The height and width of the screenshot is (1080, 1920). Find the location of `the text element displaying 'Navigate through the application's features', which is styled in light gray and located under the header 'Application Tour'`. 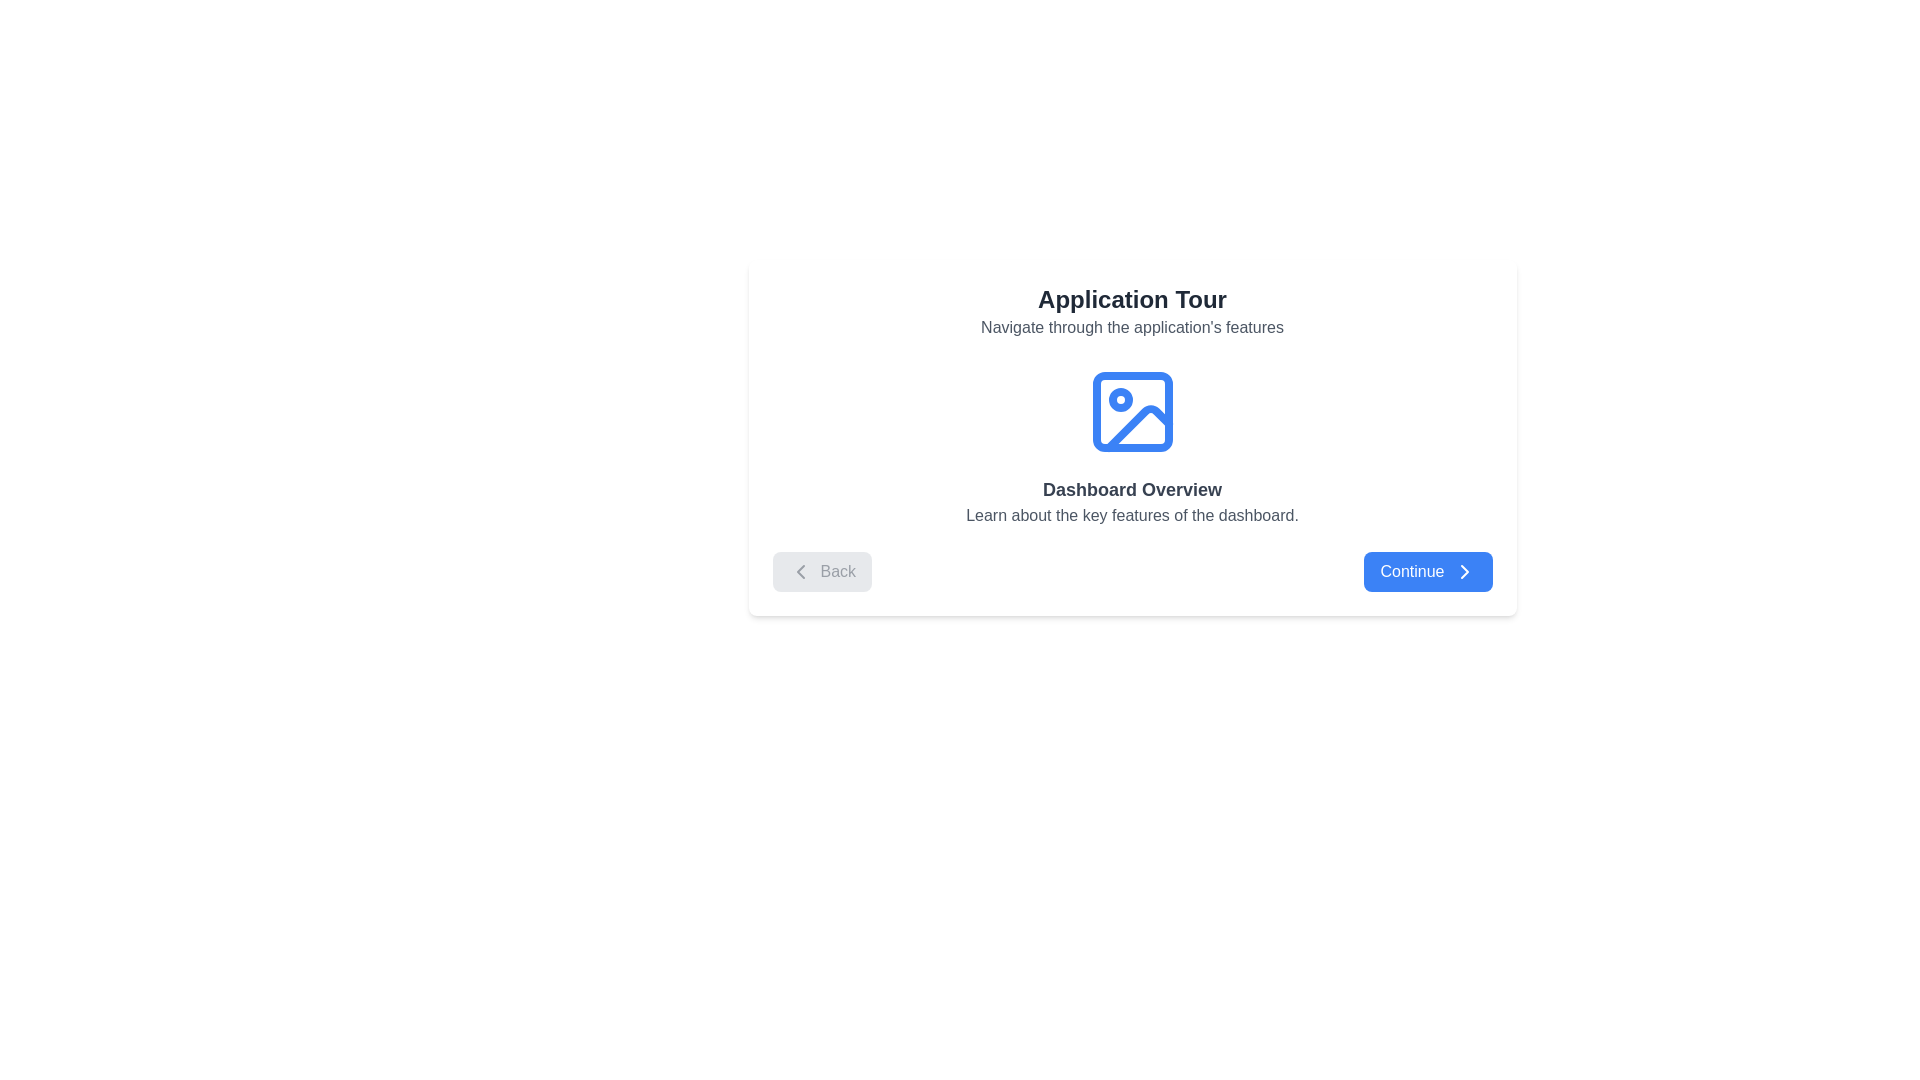

the text element displaying 'Navigate through the application's features', which is styled in light gray and located under the header 'Application Tour' is located at coordinates (1132, 326).